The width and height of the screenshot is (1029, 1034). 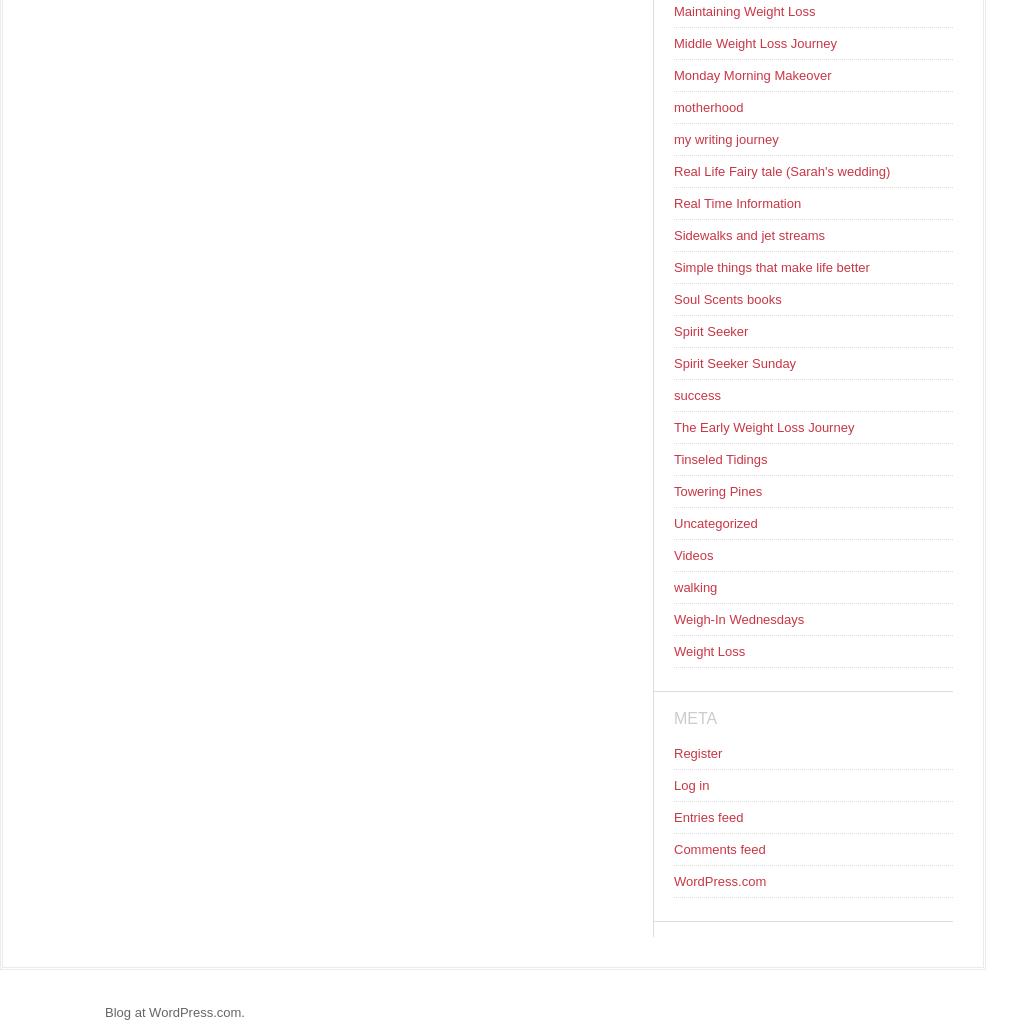 I want to click on 'Real Life Fairy tale (Sarah's wedding)', so click(x=782, y=171).